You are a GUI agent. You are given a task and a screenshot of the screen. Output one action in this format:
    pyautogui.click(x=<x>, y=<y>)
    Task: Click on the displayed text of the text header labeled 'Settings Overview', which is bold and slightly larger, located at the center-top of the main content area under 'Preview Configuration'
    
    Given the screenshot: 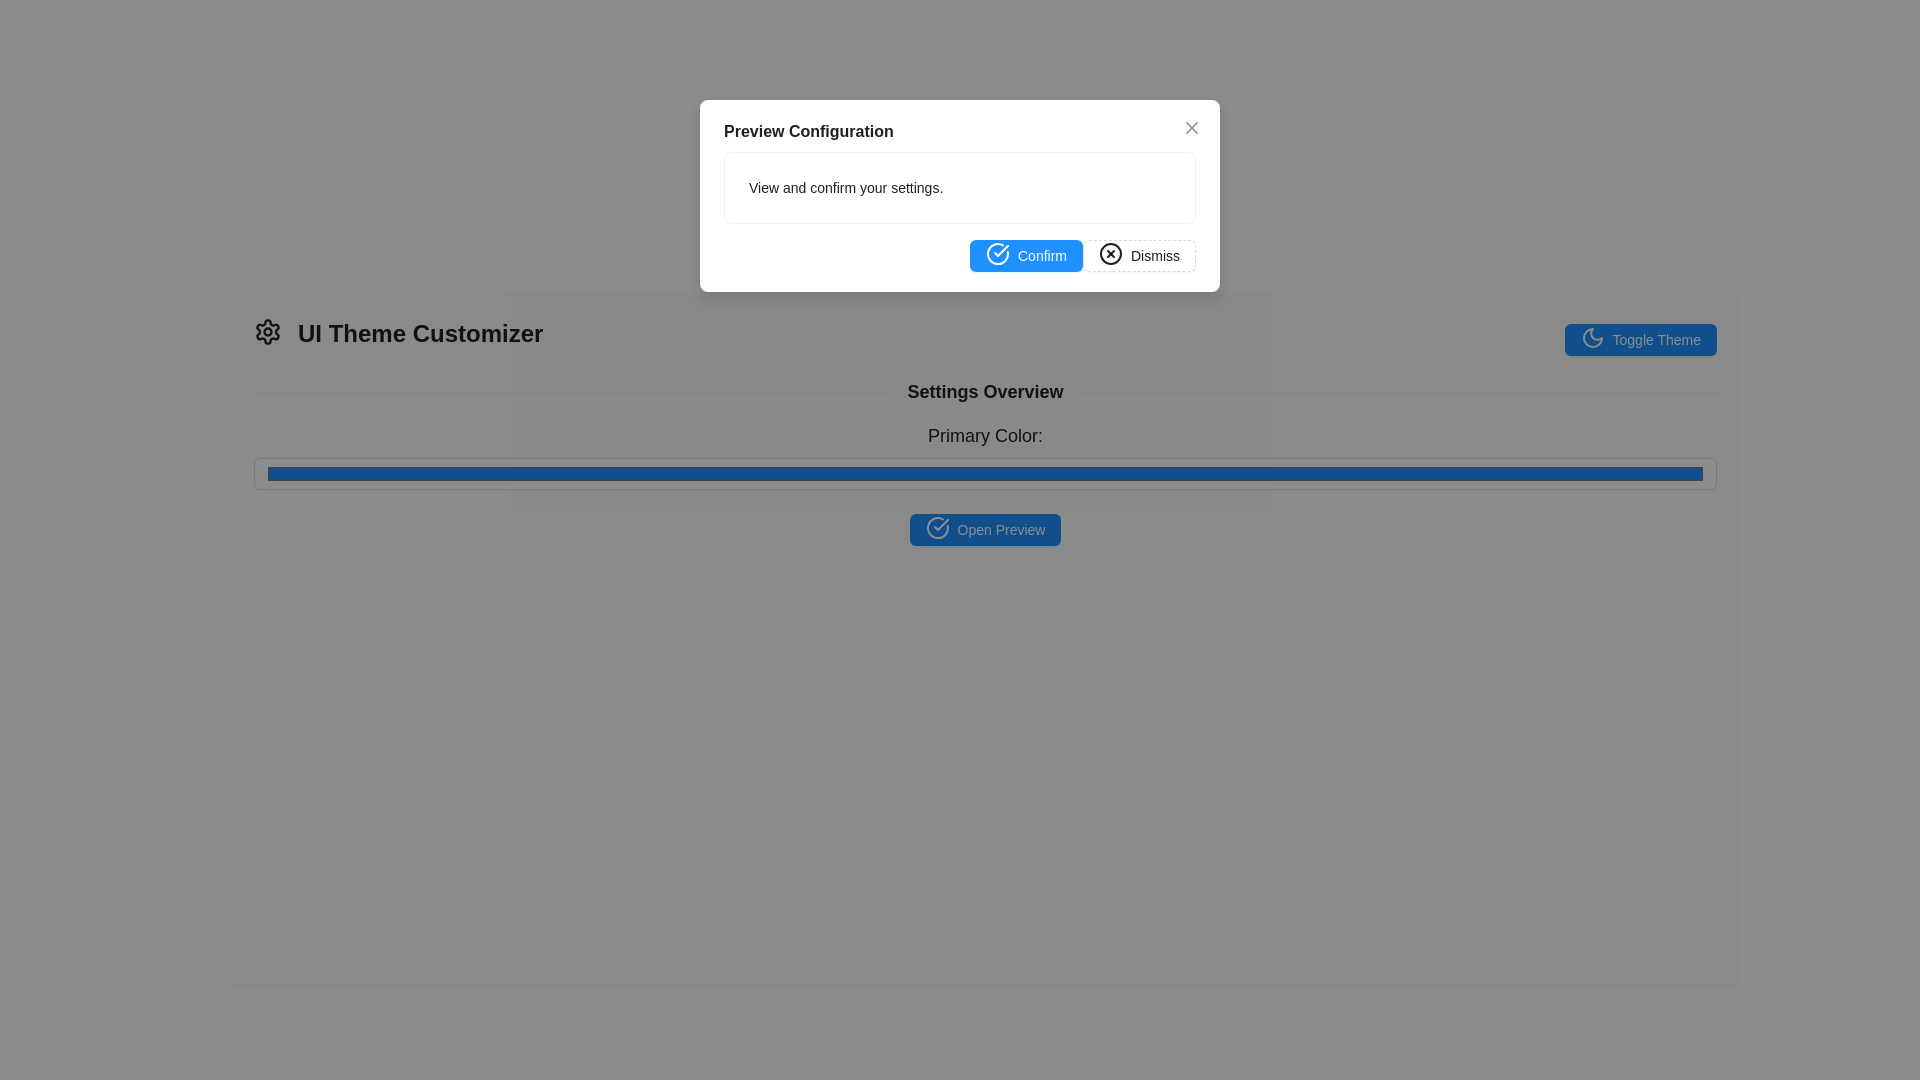 What is the action you would take?
    pyautogui.click(x=985, y=392)
    